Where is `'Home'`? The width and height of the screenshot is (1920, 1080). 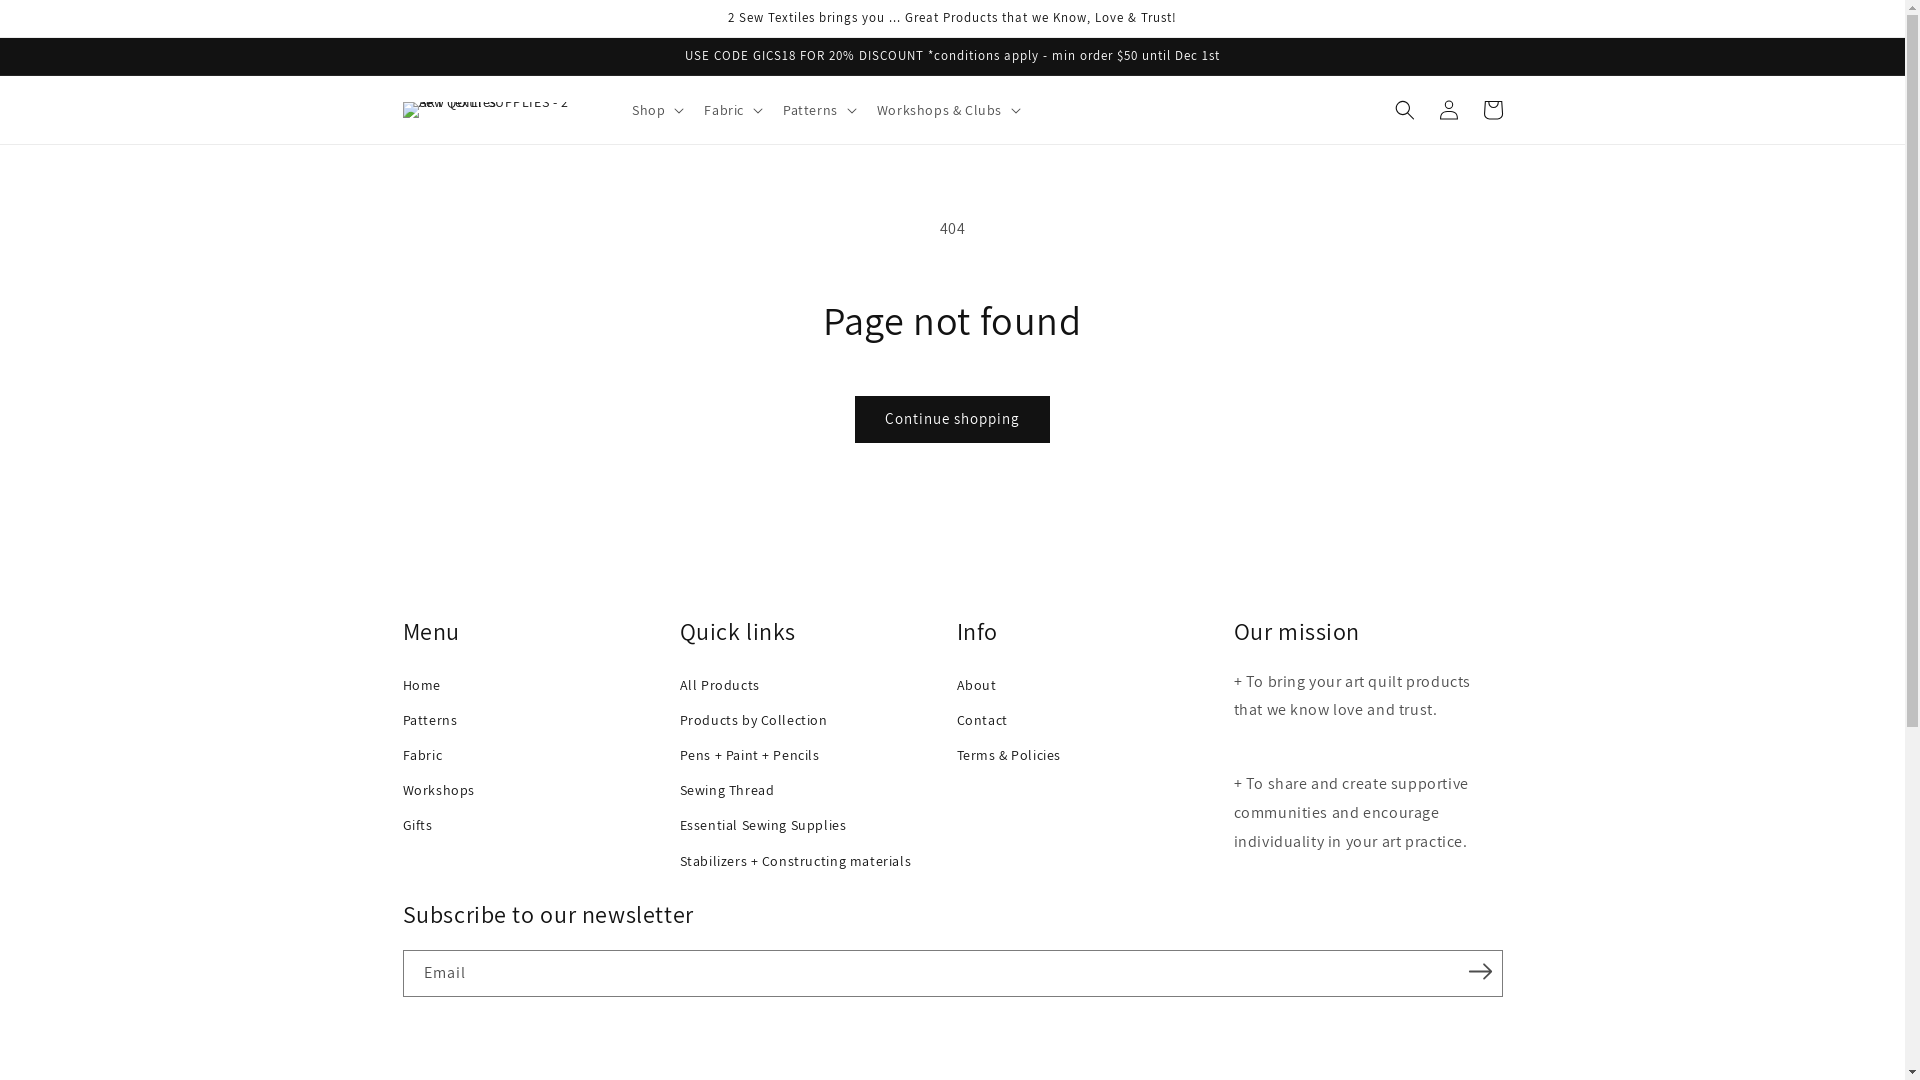 'Home' is located at coordinates (536, 684).